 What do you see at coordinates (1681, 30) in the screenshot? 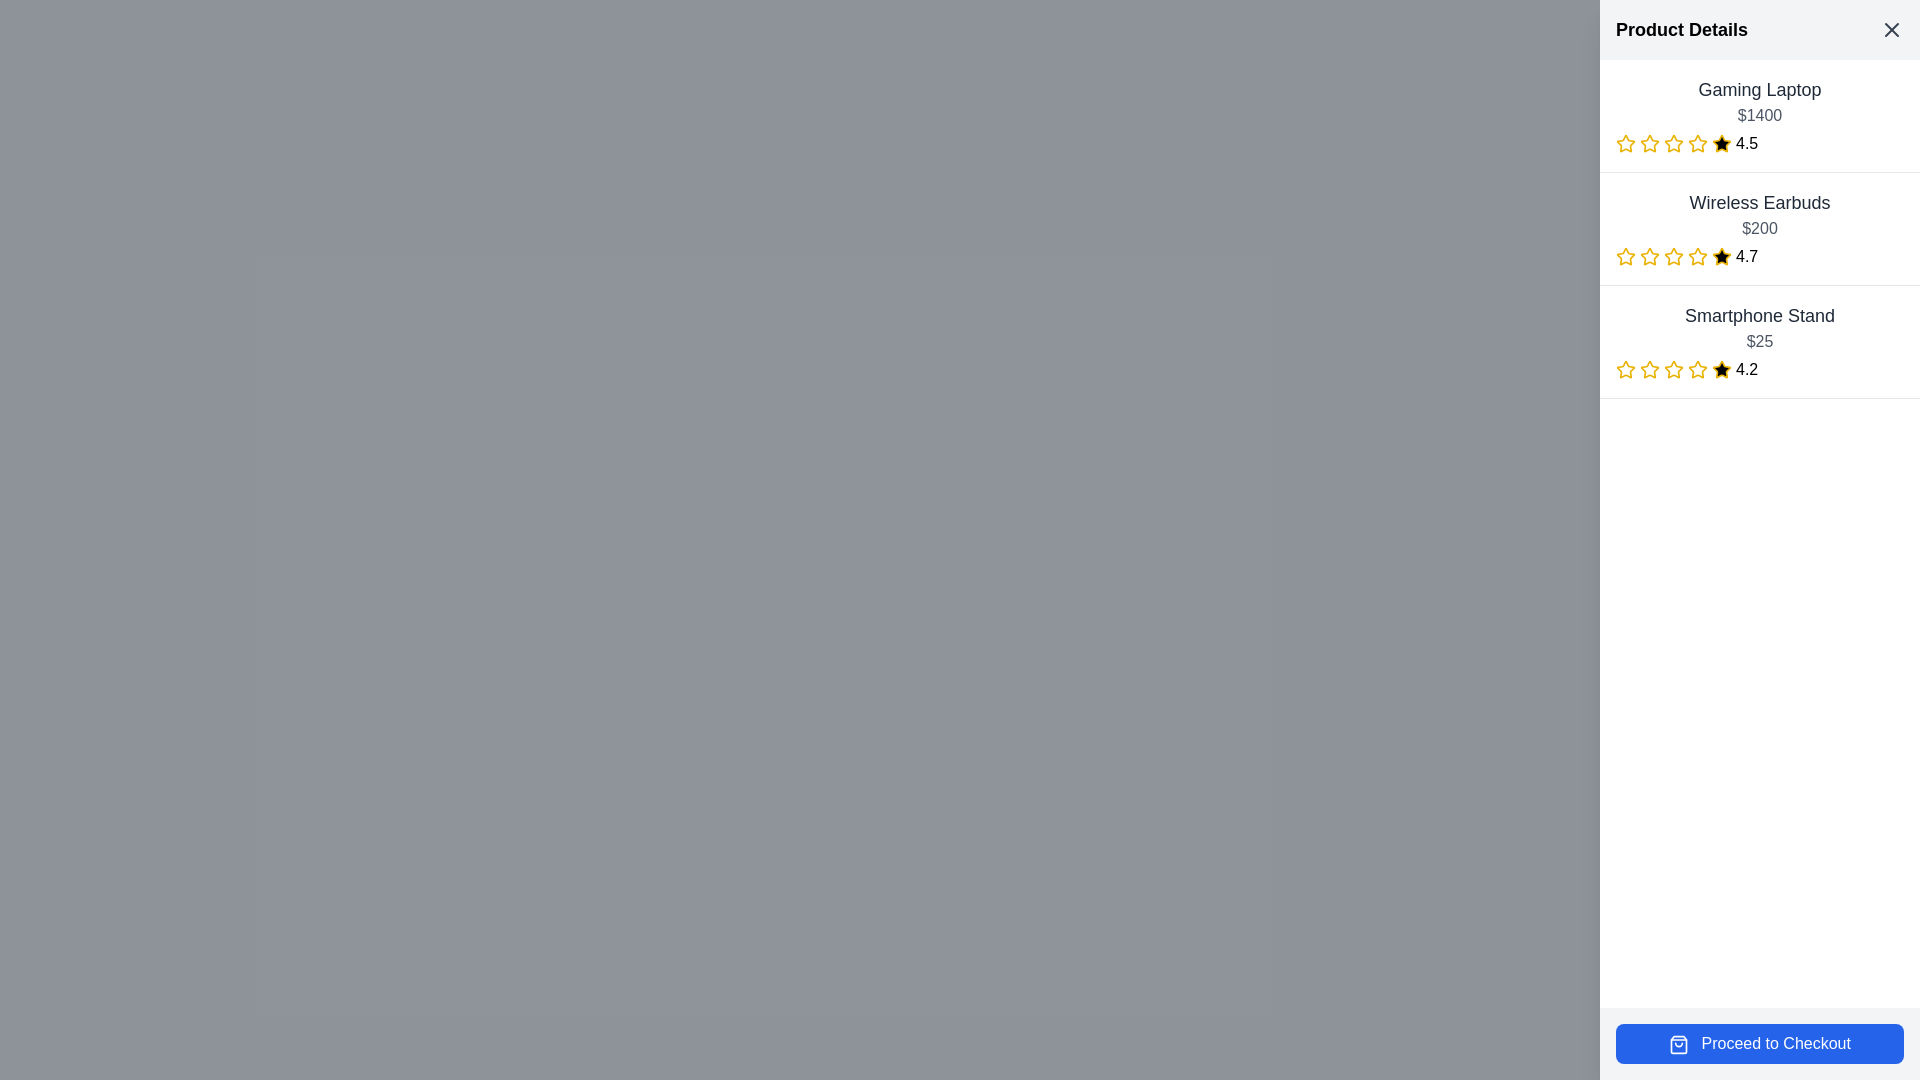
I see `the 'Product Details' static text label, which is prominently displayed in bold and large font in the header section of the sidebar layout` at bounding box center [1681, 30].